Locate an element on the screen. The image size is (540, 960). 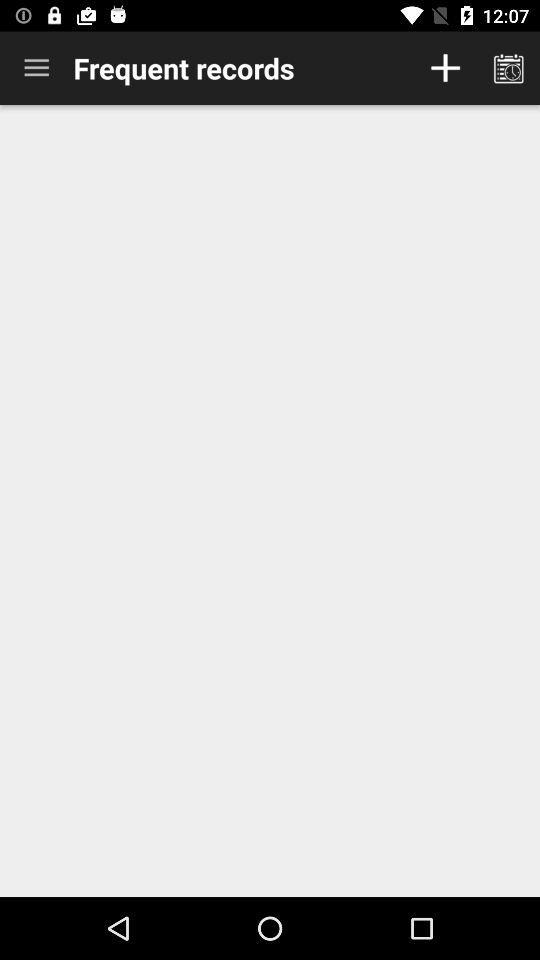
review the reports history is located at coordinates (508, 68).